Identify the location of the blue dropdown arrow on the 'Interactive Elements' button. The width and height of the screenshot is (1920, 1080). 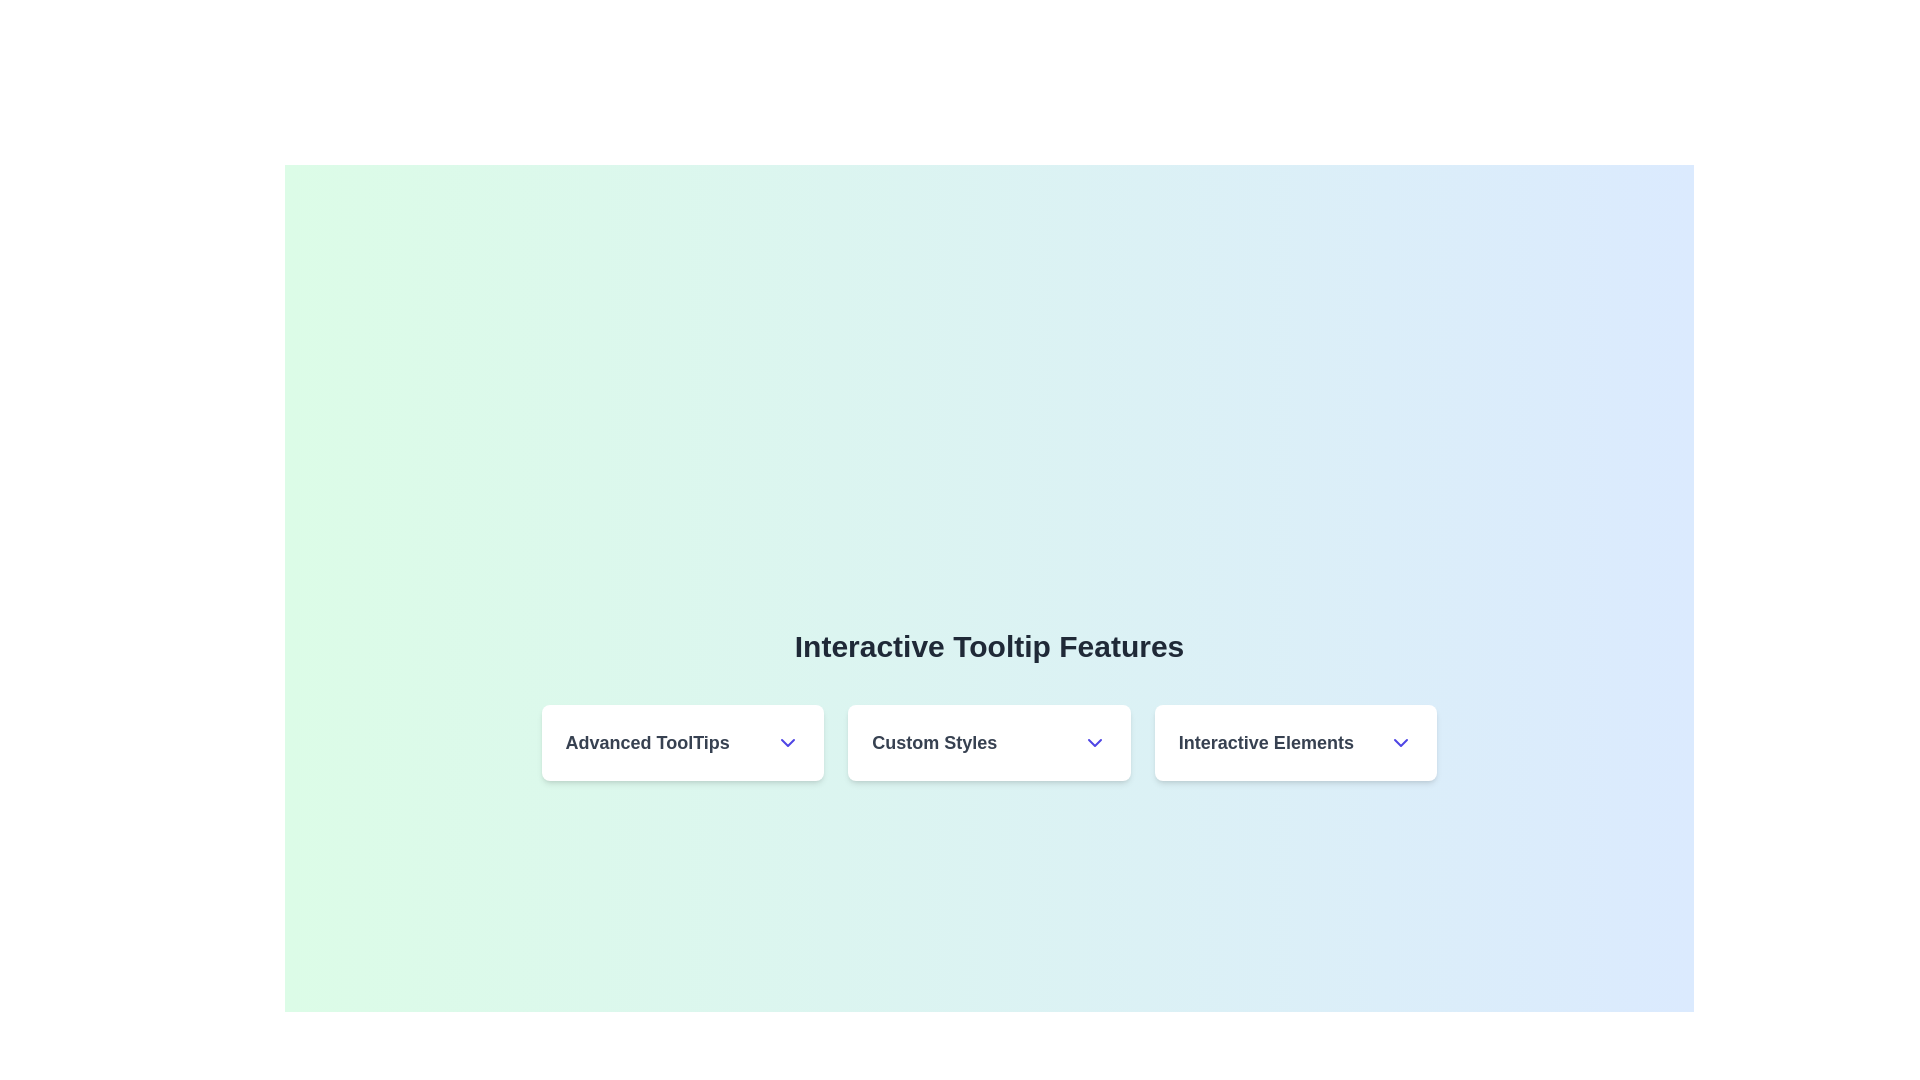
(1296, 743).